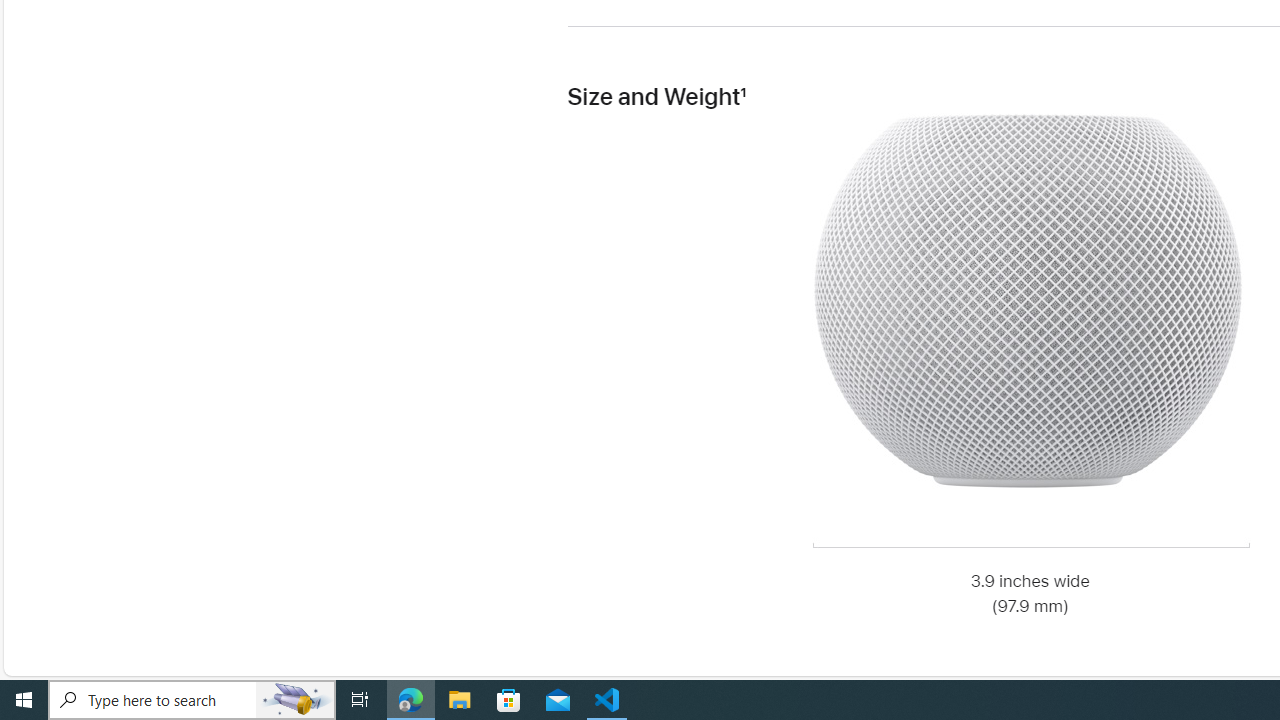  Describe the element at coordinates (742, 97) in the screenshot. I see `'Footnote 1'` at that location.